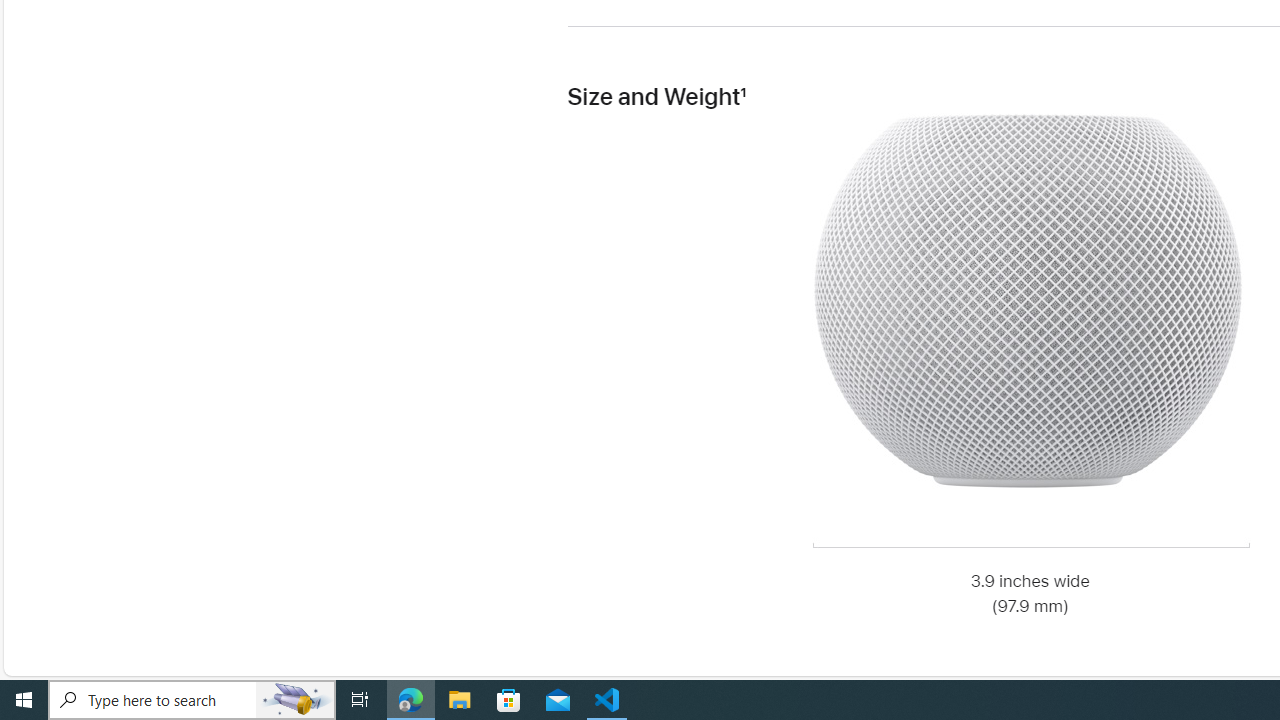  Describe the element at coordinates (742, 97) in the screenshot. I see `'Footnote 1'` at that location.